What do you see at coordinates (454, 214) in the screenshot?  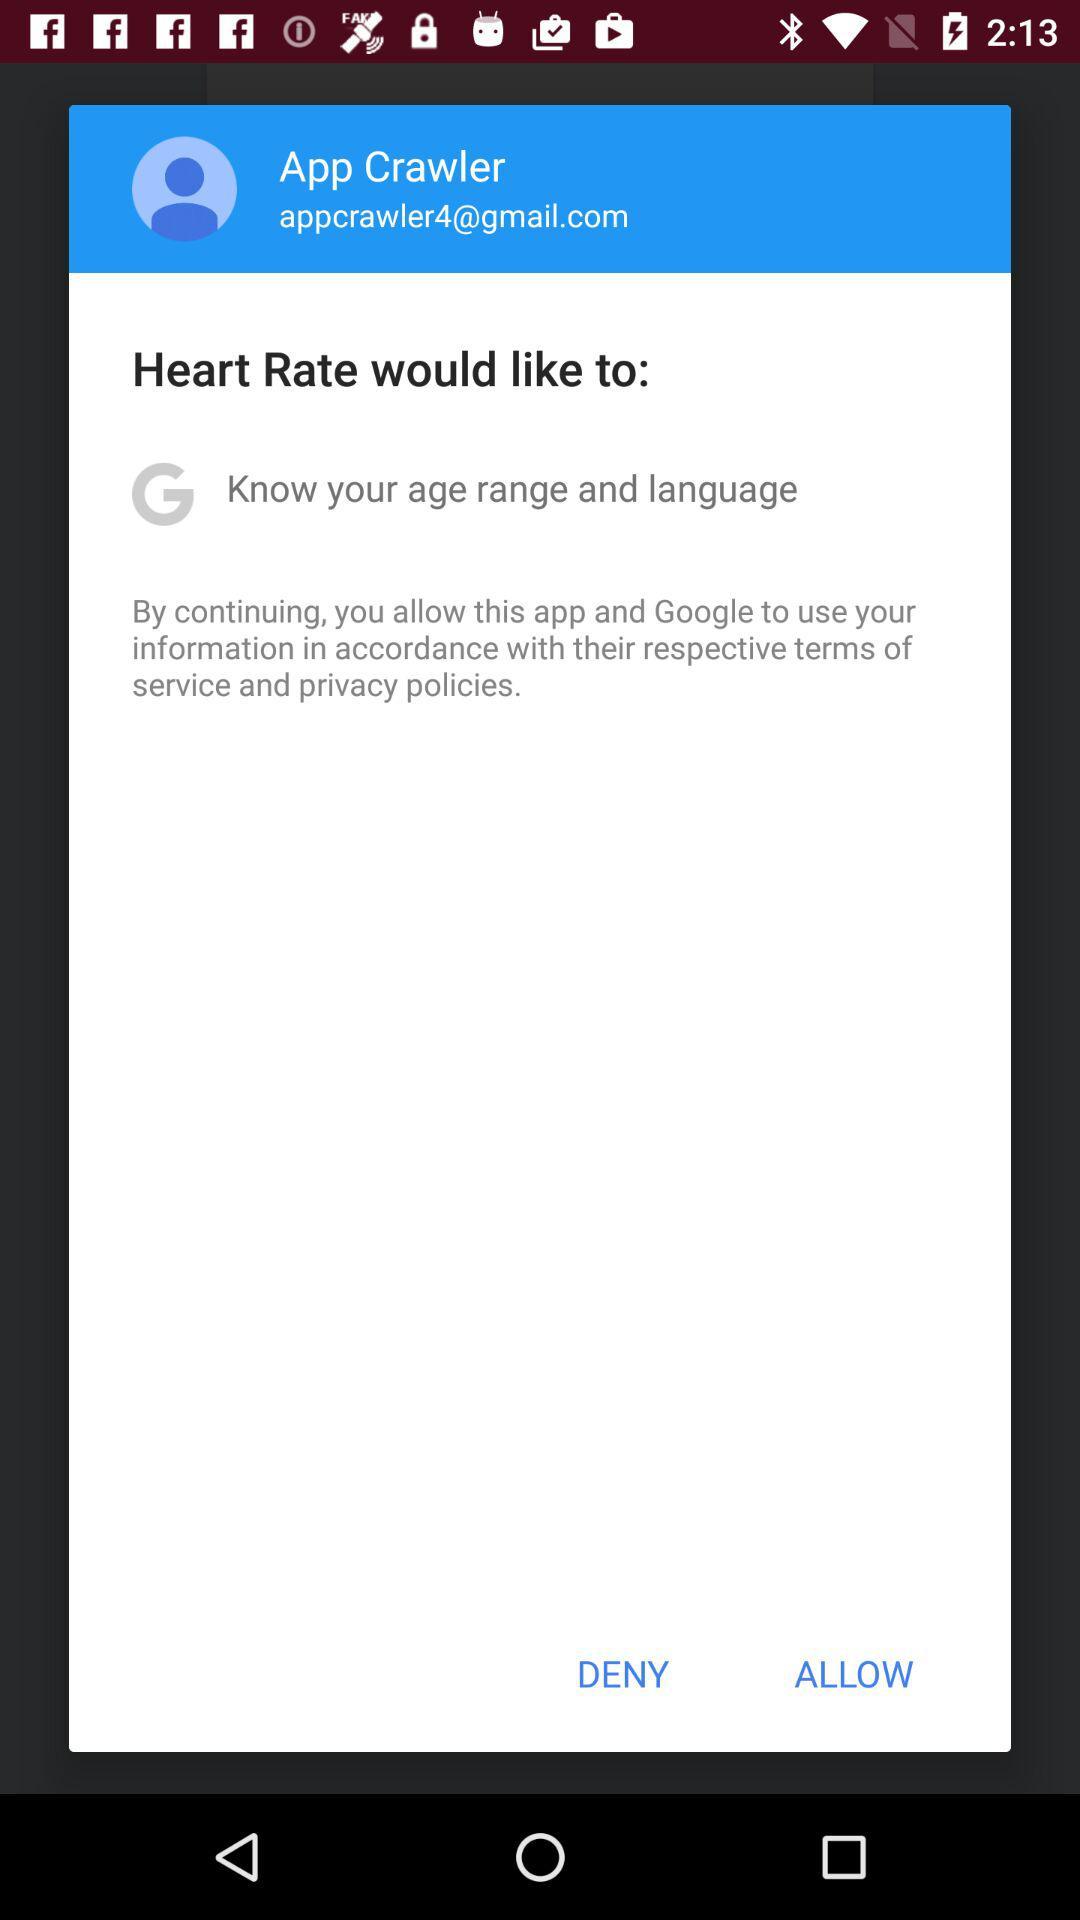 I see `item above the heart rate would icon` at bounding box center [454, 214].